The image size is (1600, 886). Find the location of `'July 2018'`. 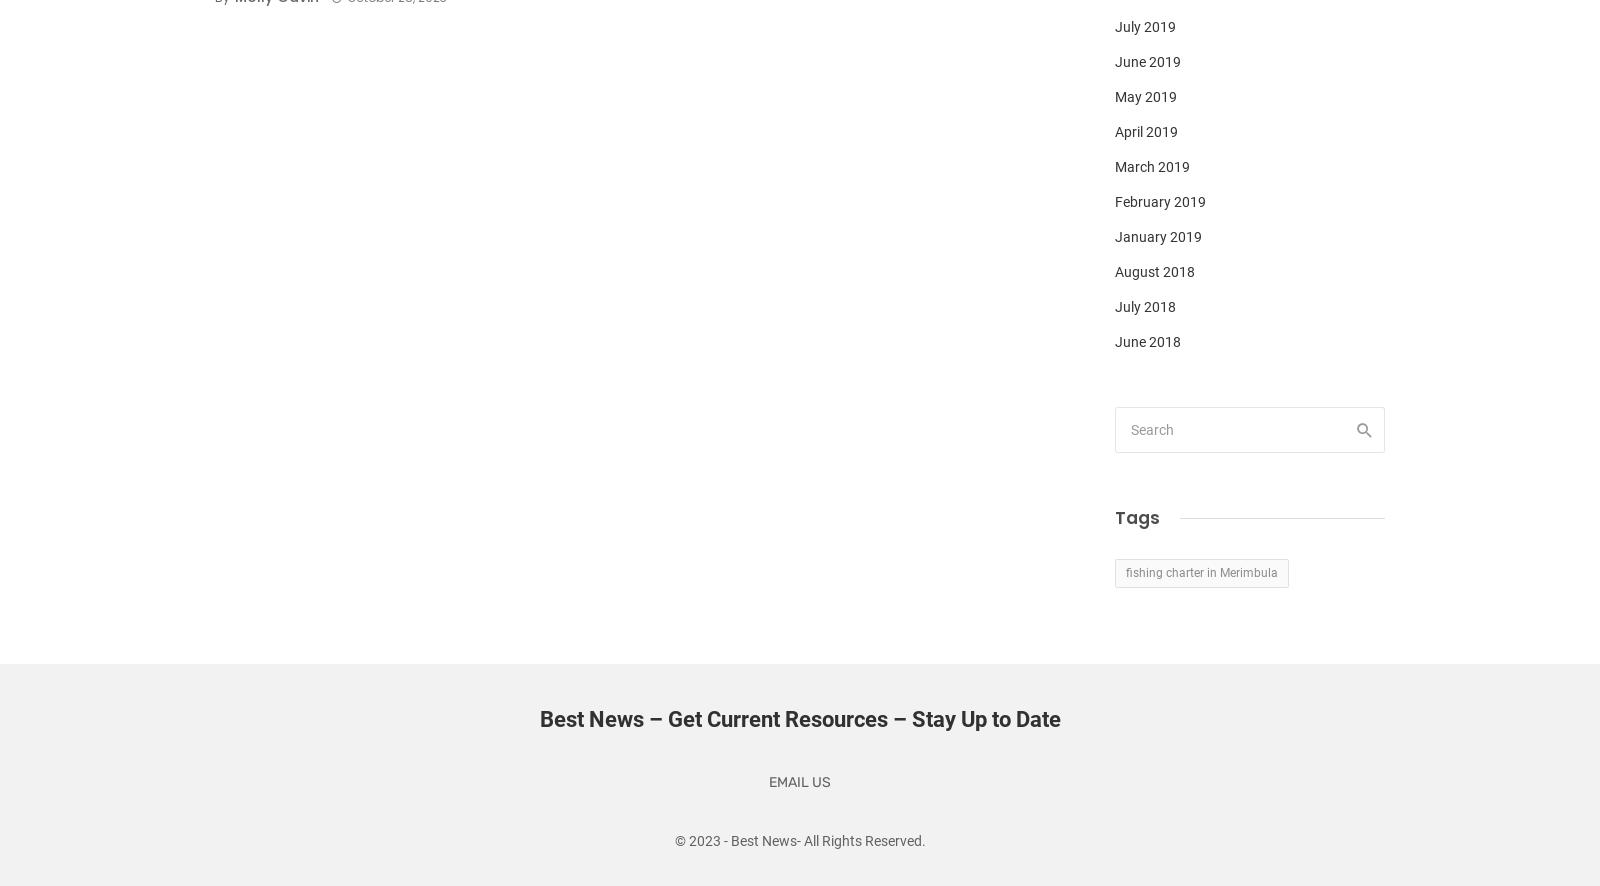

'July 2018' is located at coordinates (1145, 306).